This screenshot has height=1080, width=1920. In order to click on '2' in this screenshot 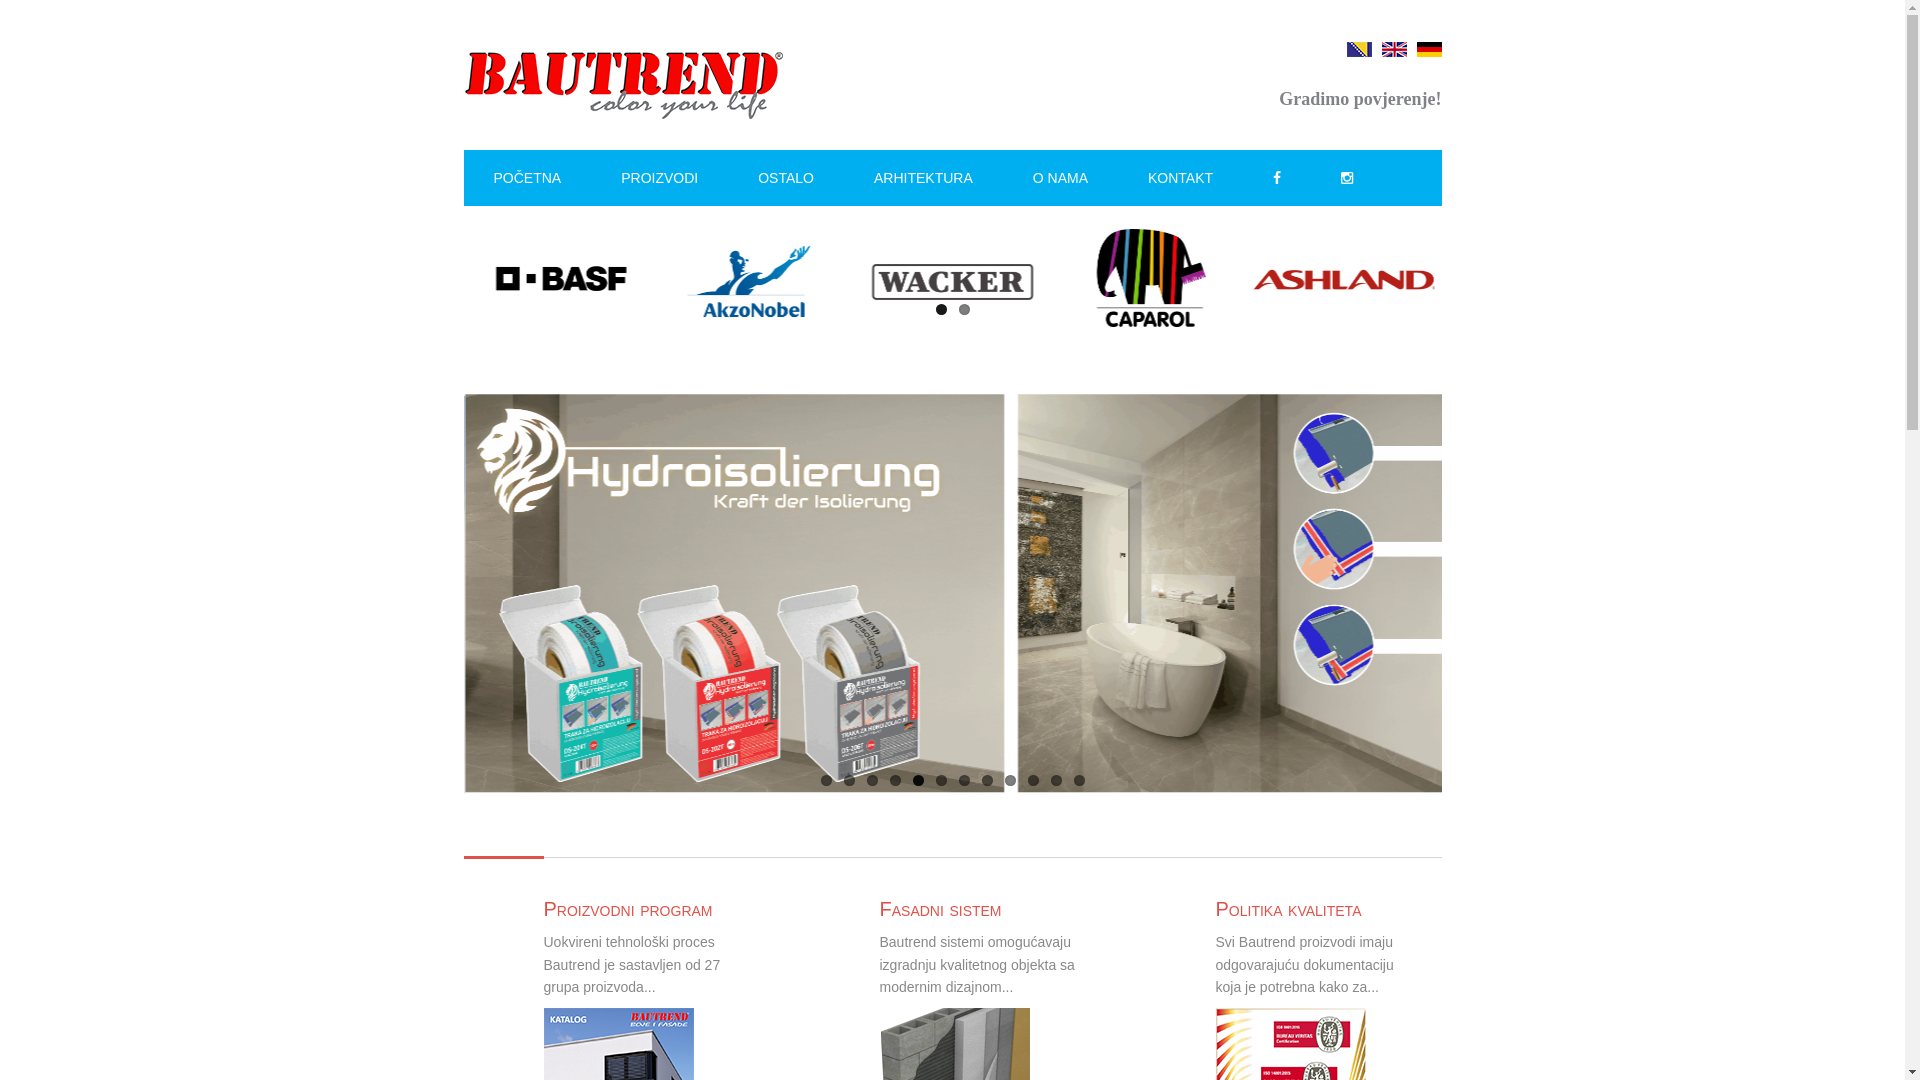, I will do `click(963, 309)`.